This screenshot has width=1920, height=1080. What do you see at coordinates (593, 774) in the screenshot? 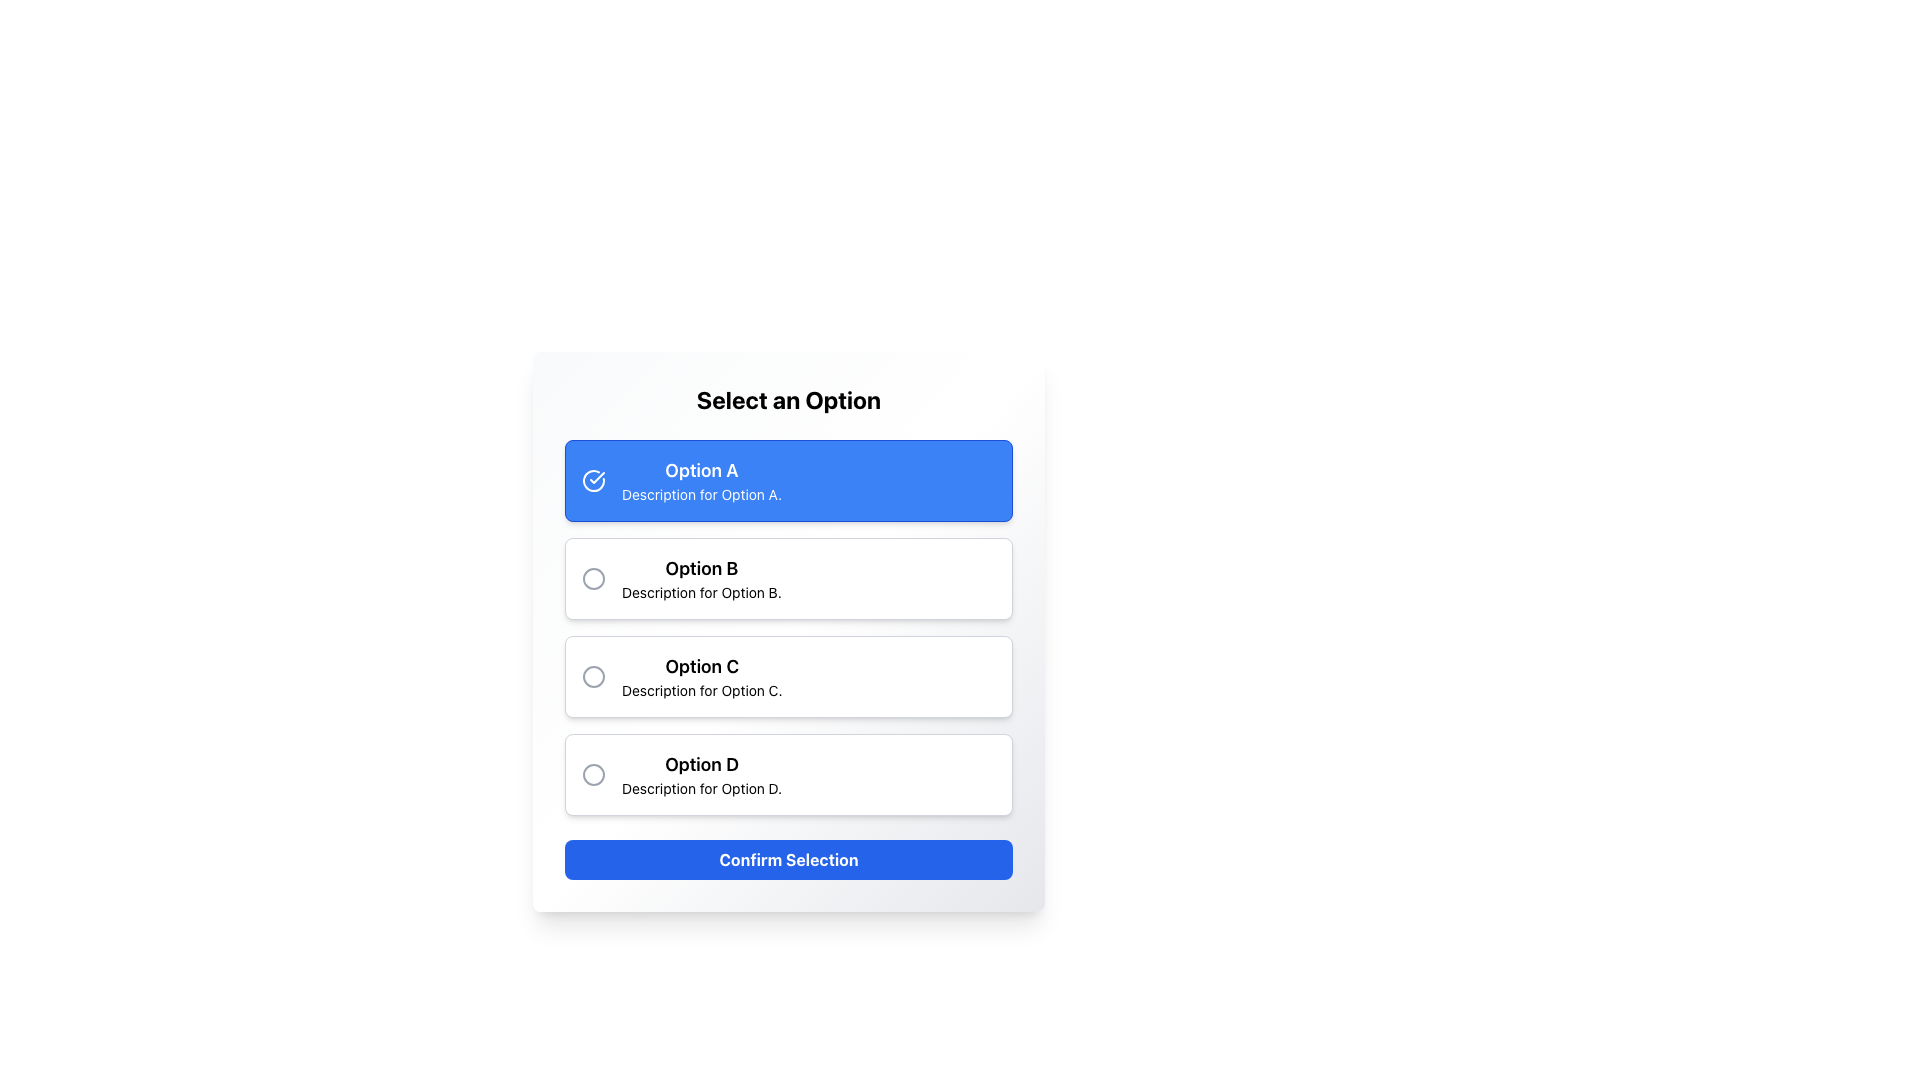
I see `the unfilled circle representing the deselected state of the 'Option D' radio button` at bounding box center [593, 774].